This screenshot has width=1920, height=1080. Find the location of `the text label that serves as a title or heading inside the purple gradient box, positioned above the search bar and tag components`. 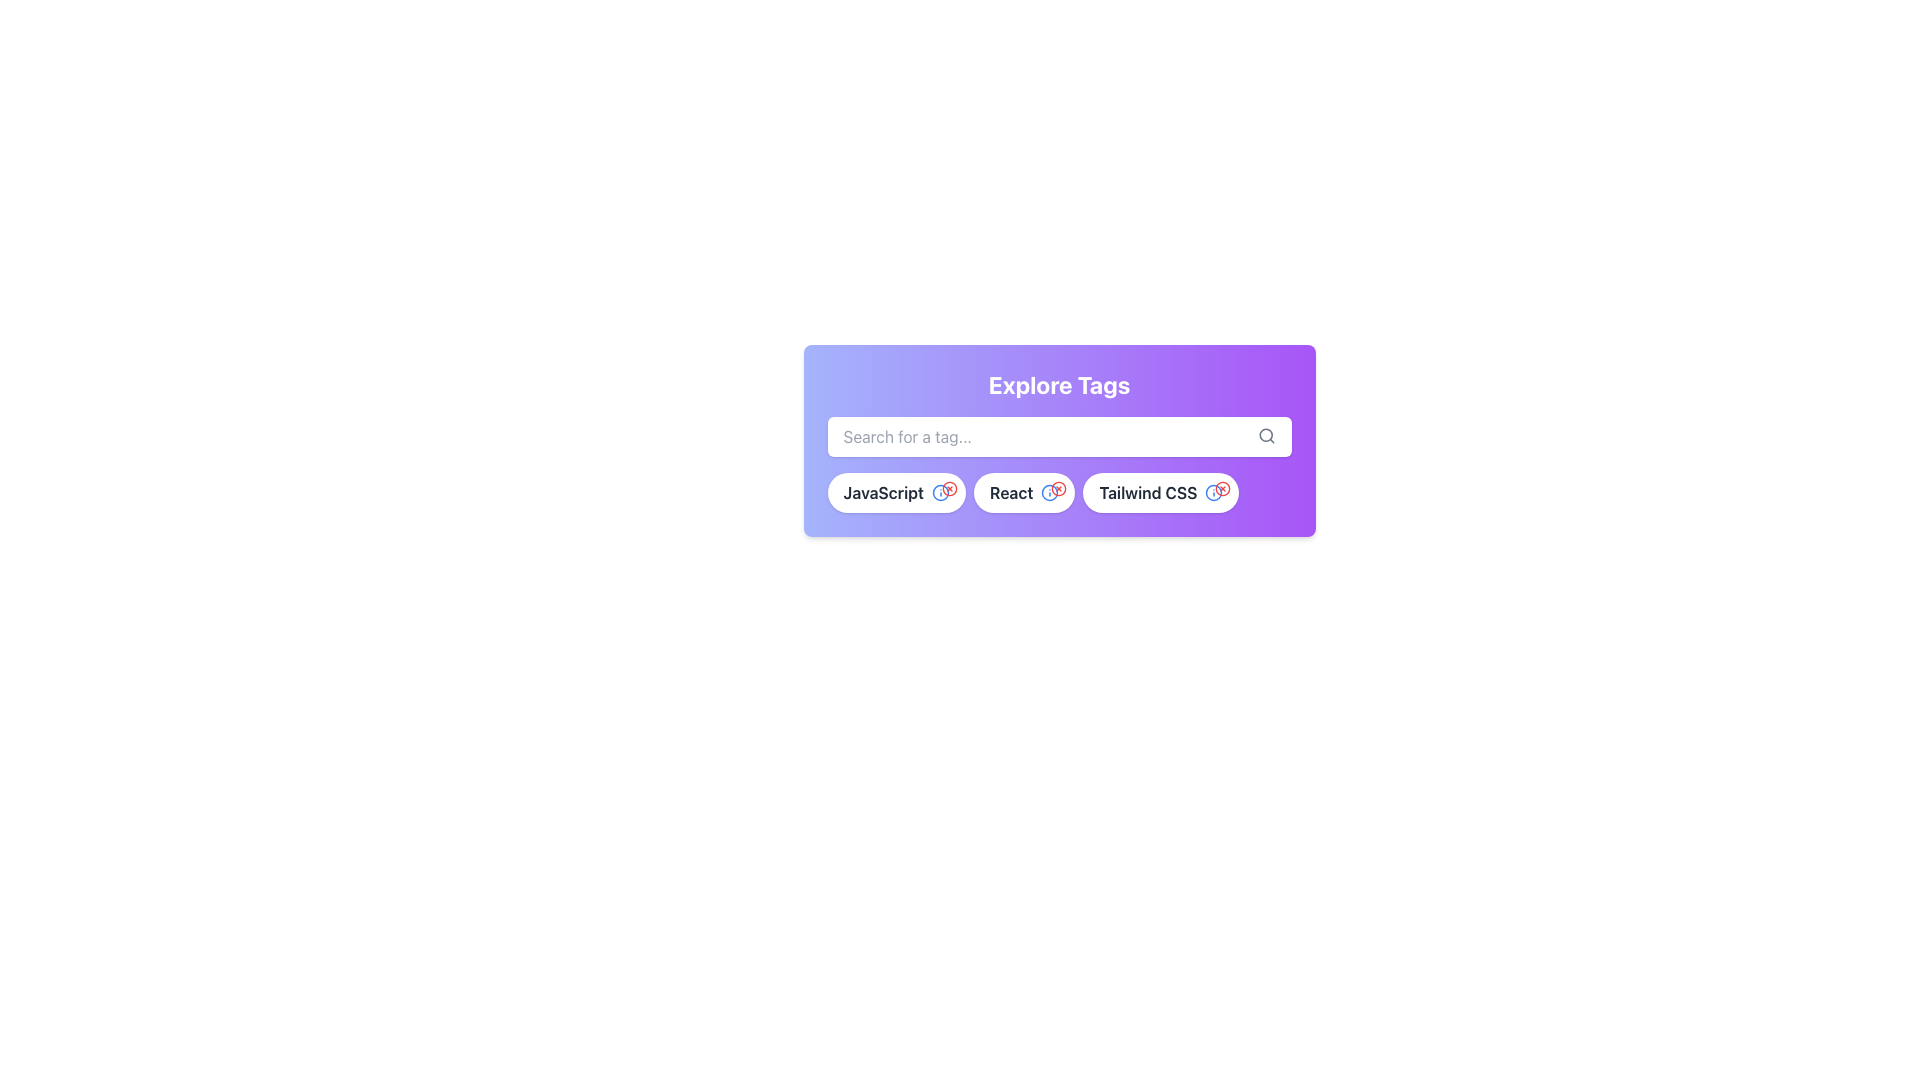

the text label that serves as a title or heading inside the purple gradient box, positioned above the search bar and tag components is located at coordinates (1058, 385).